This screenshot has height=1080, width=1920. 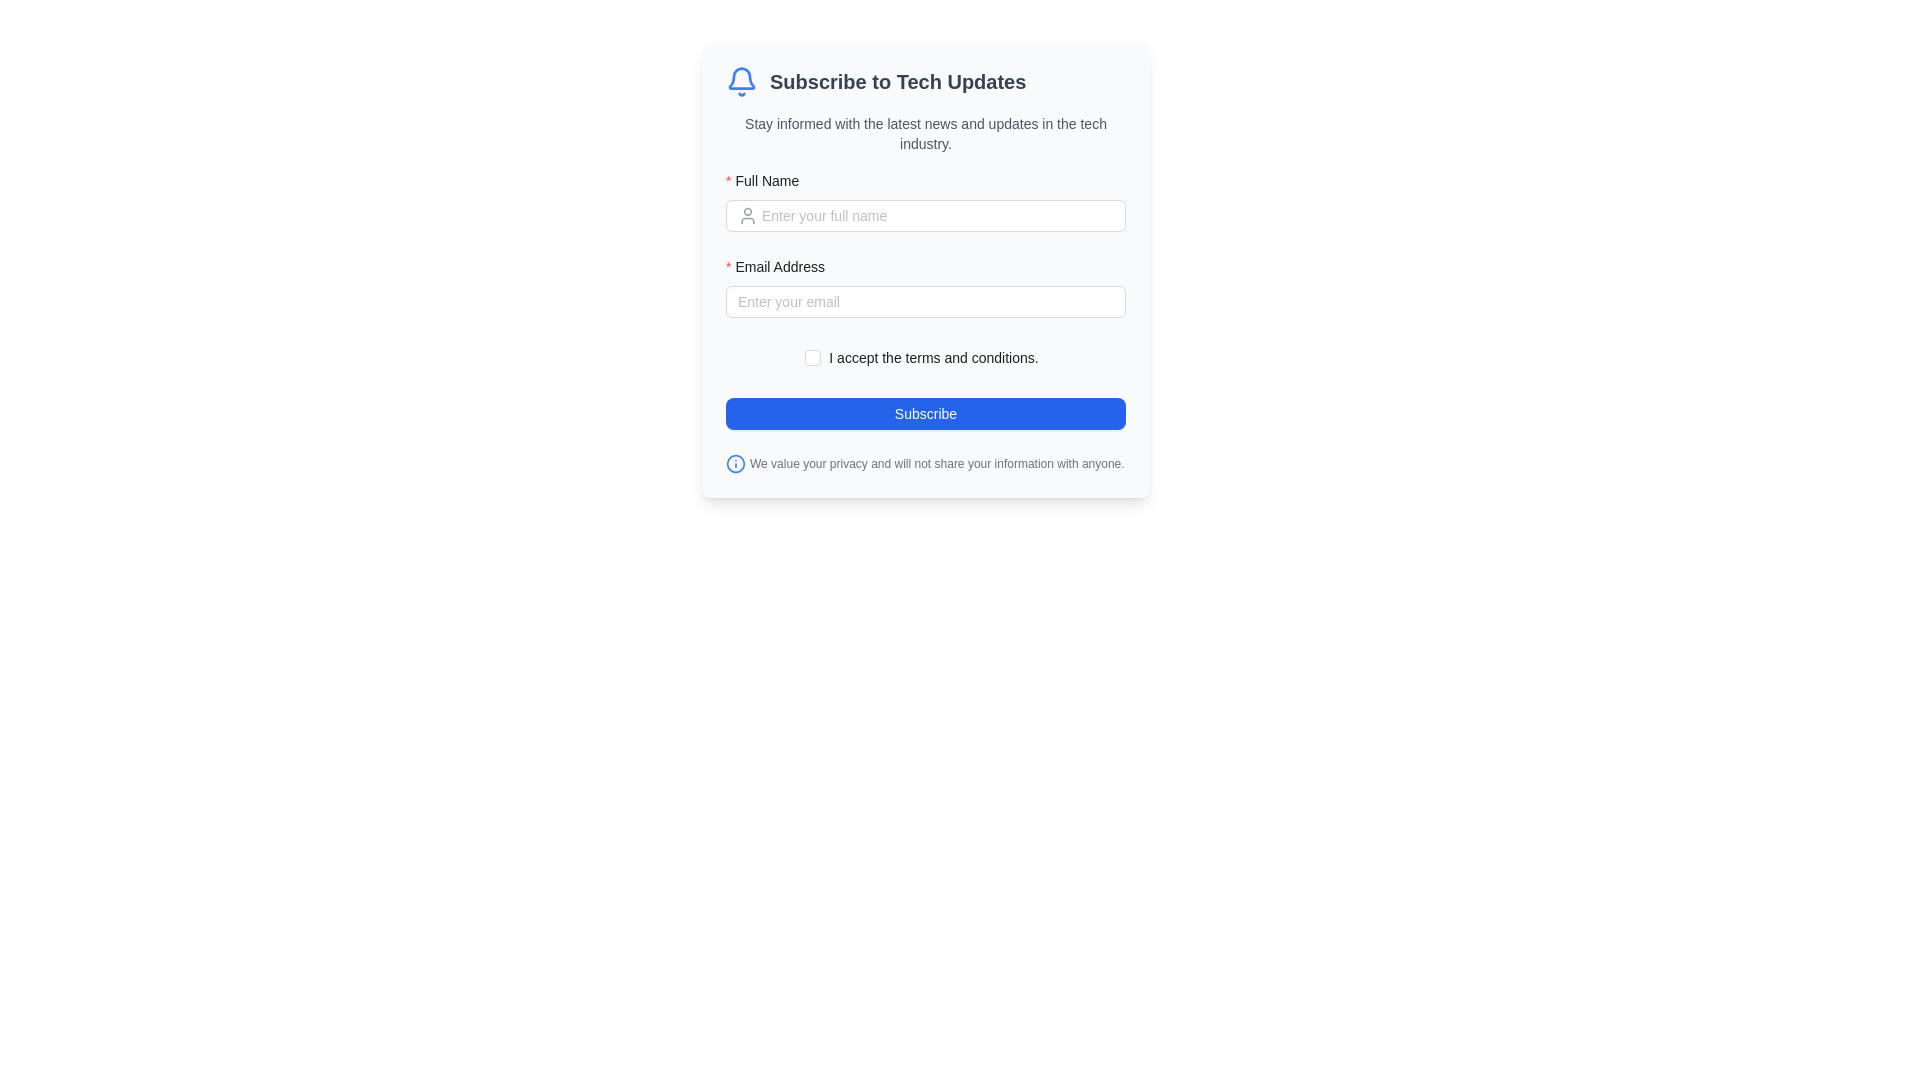 I want to click on text that serves as the section's title or header, located in the header of the form card, to the right of a notification bell icon, so click(x=897, y=80).